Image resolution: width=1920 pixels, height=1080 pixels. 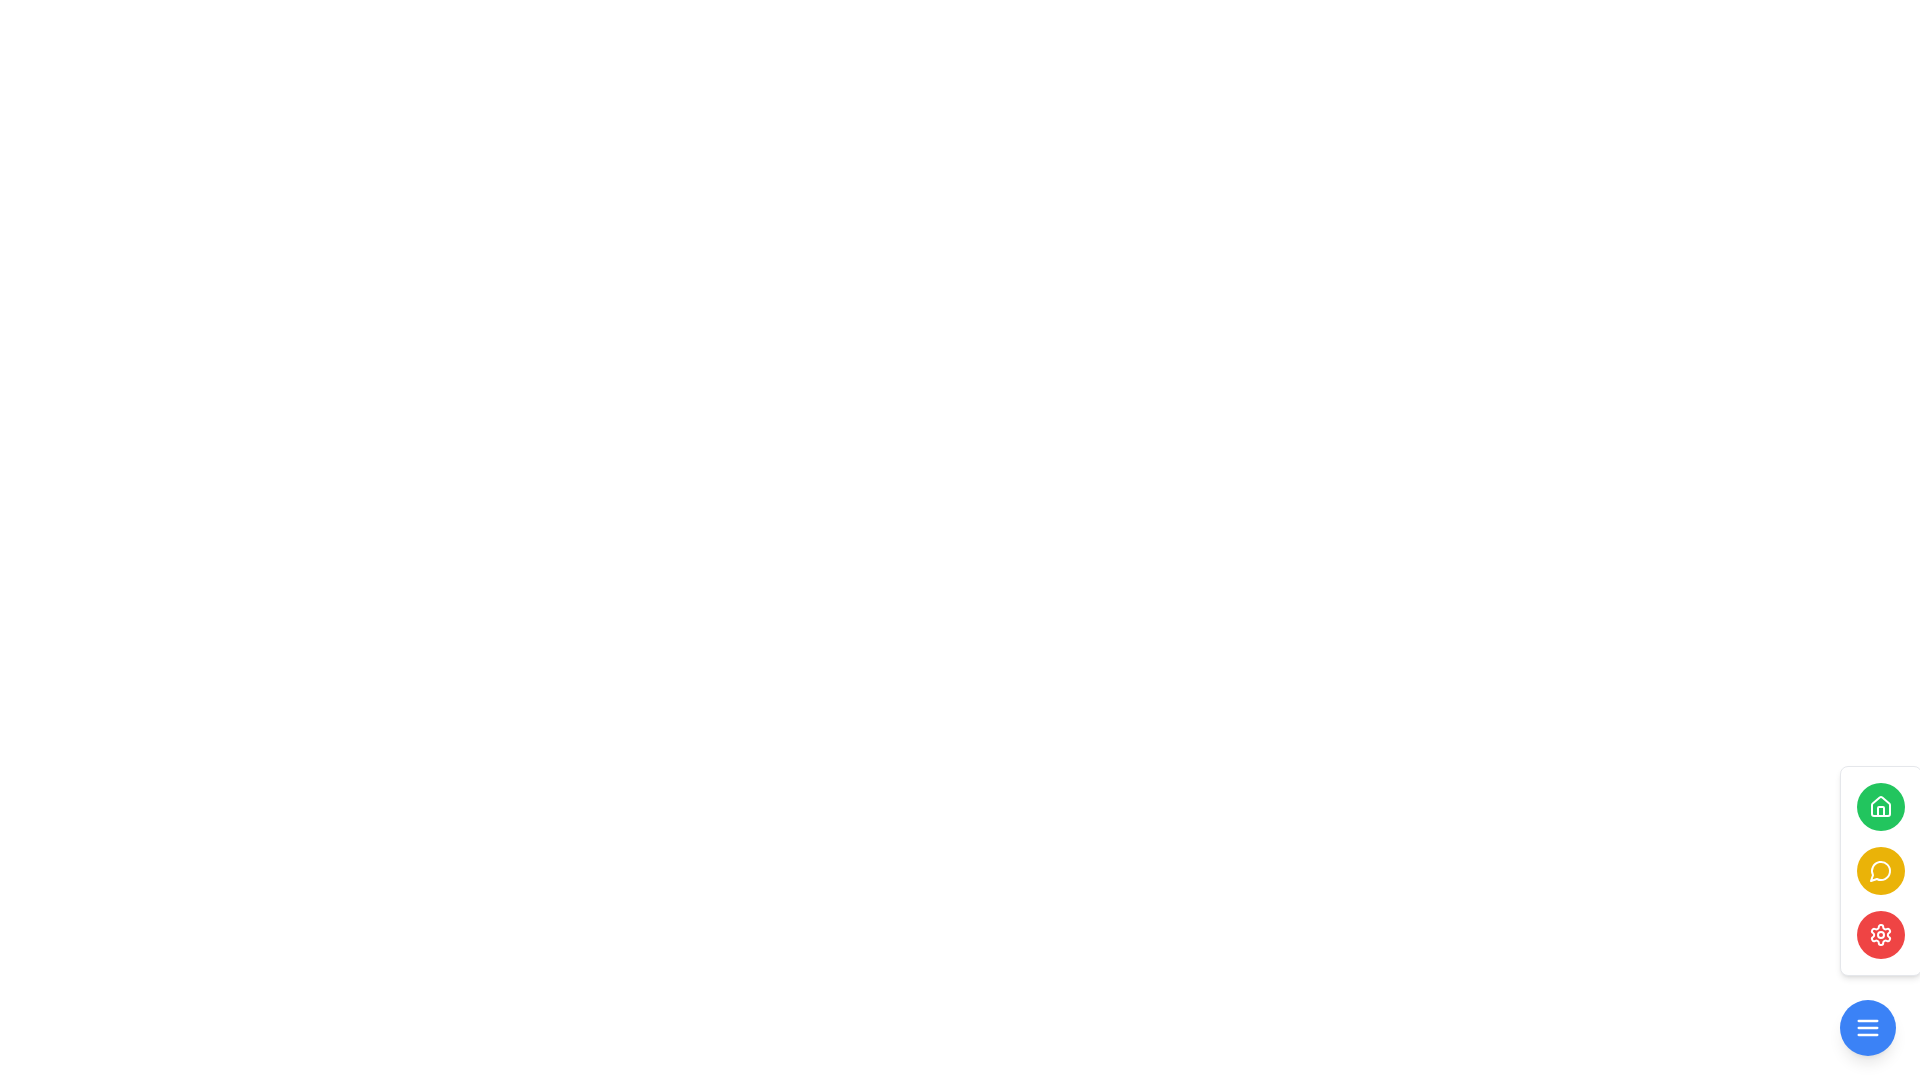 What do you see at coordinates (1866, 1028) in the screenshot?
I see `the circular blue button with three white horizontal lines in the center` at bounding box center [1866, 1028].